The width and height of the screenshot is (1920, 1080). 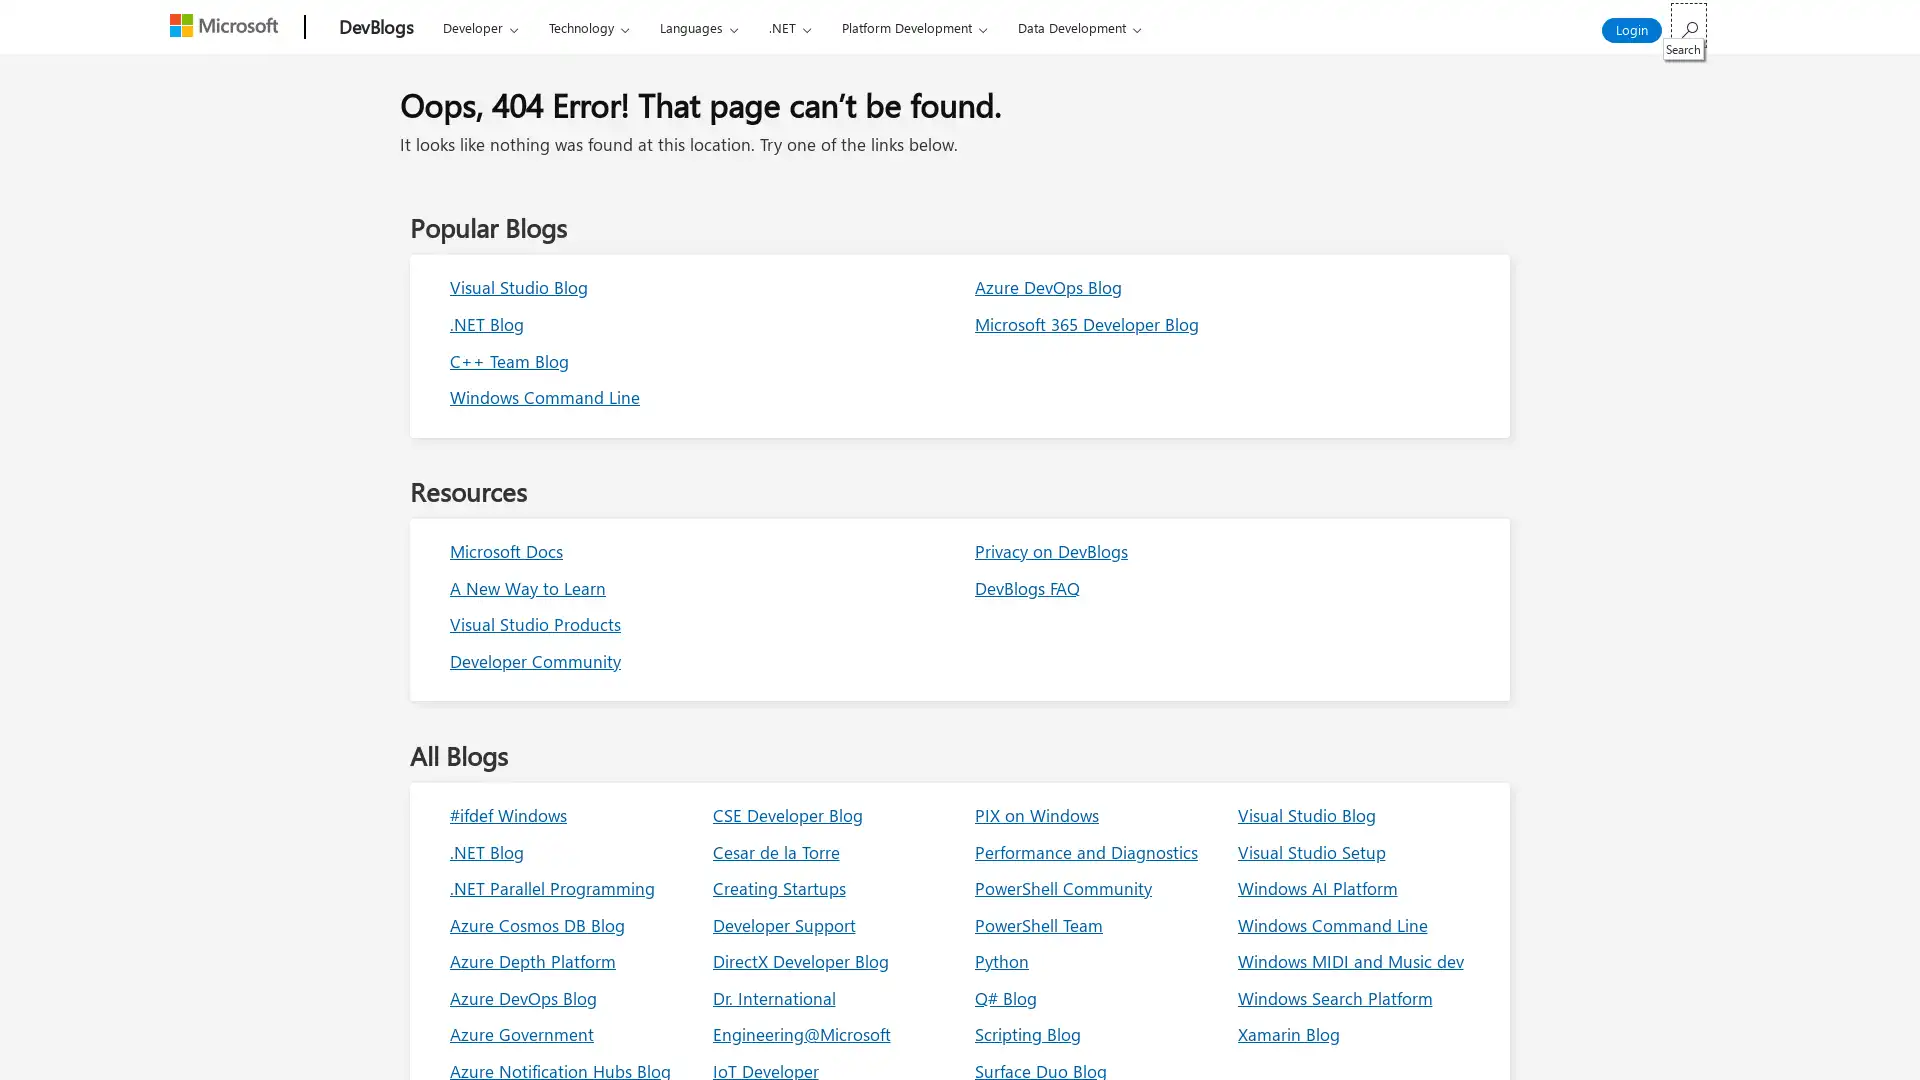 What do you see at coordinates (1078, 27) in the screenshot?
I see `Data Development` at bounding box center [1078, 27].